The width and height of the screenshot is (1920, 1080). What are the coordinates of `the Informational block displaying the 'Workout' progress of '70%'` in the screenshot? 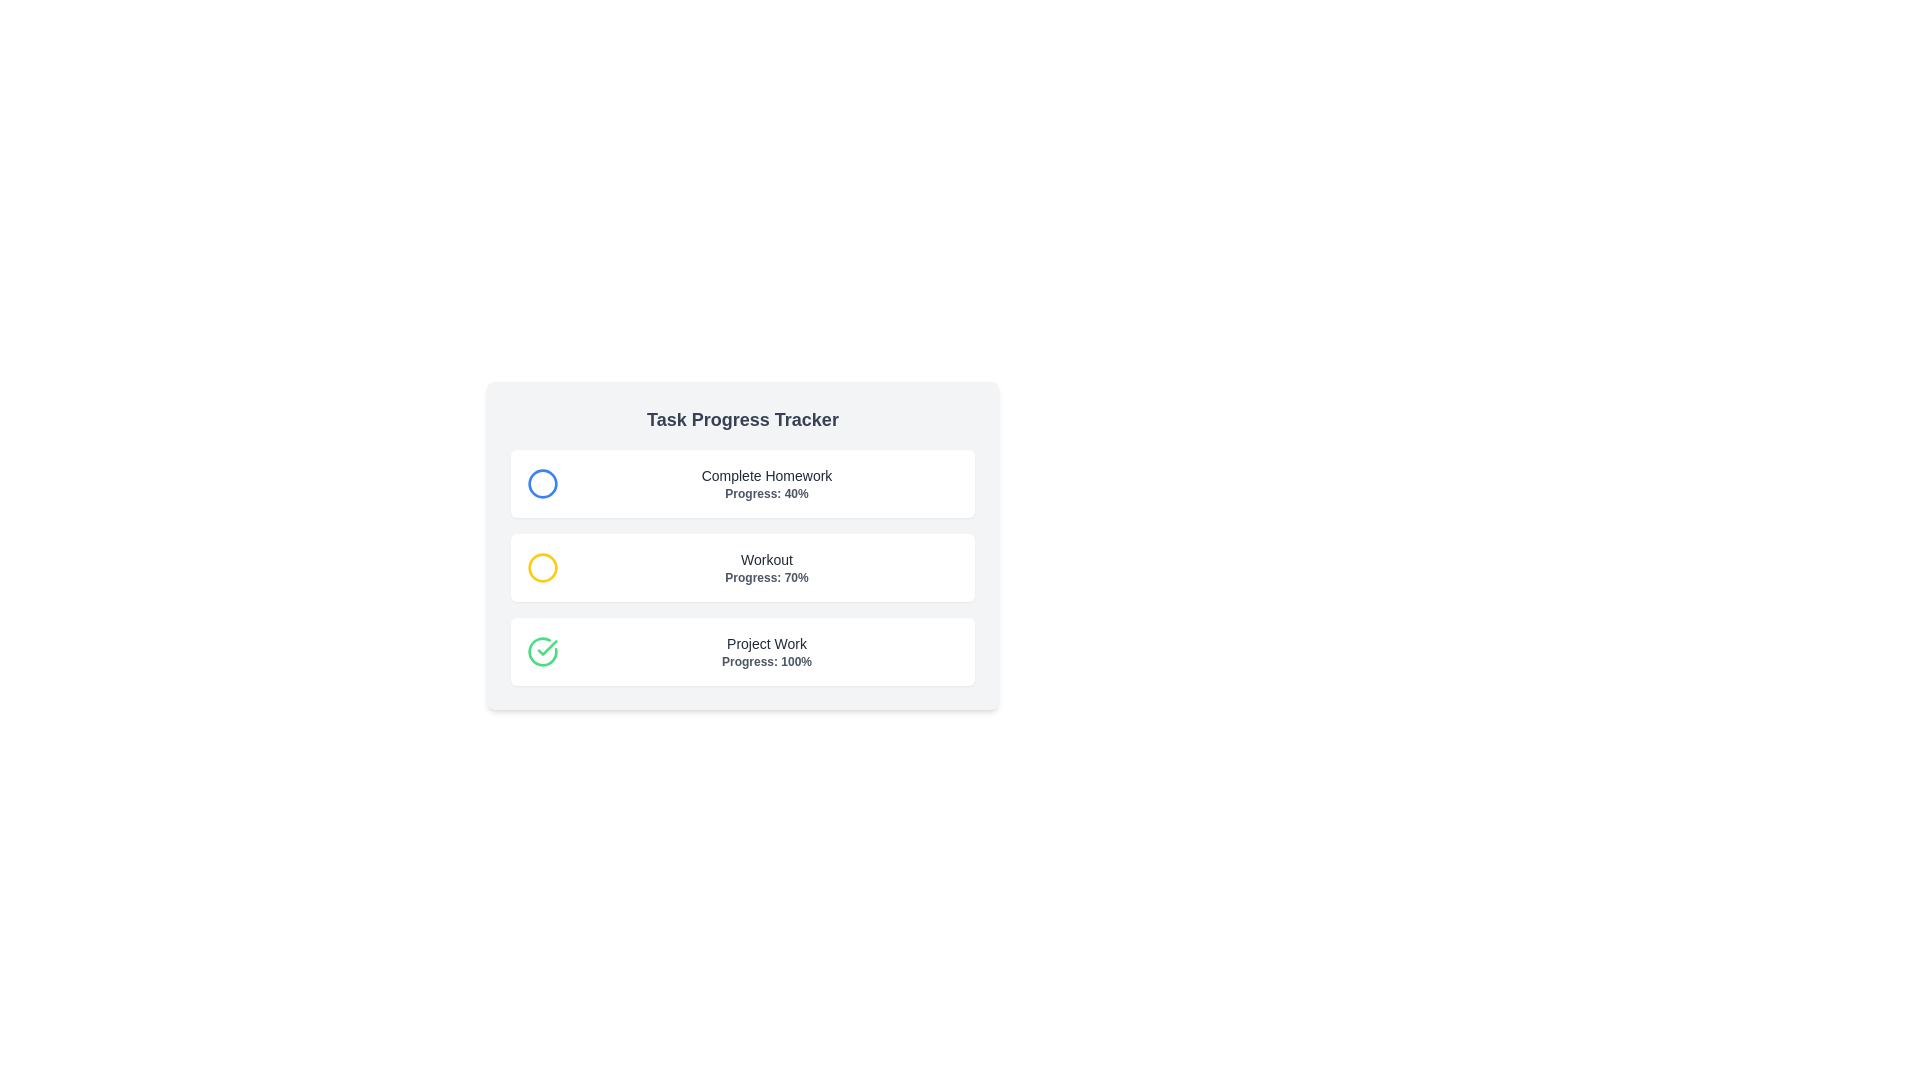 It's located at (742, 567).